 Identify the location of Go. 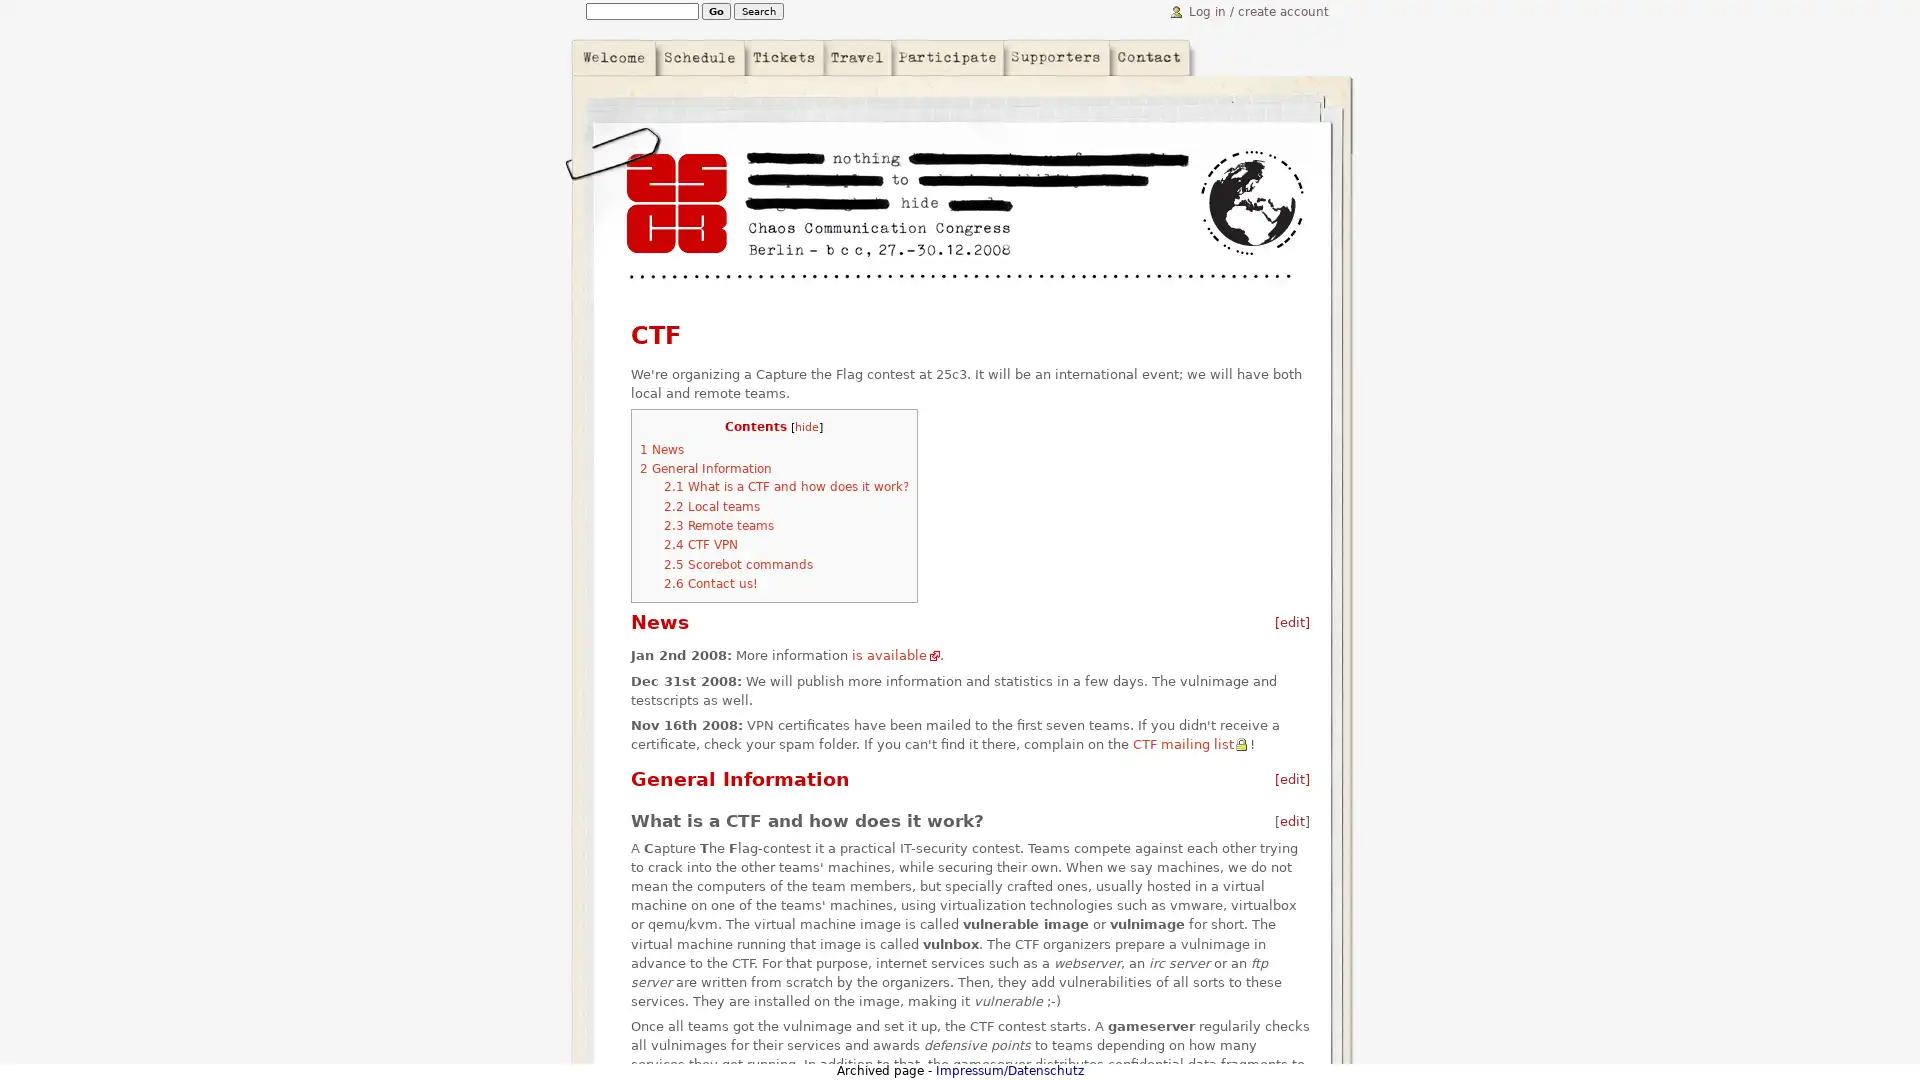
(715, 11).